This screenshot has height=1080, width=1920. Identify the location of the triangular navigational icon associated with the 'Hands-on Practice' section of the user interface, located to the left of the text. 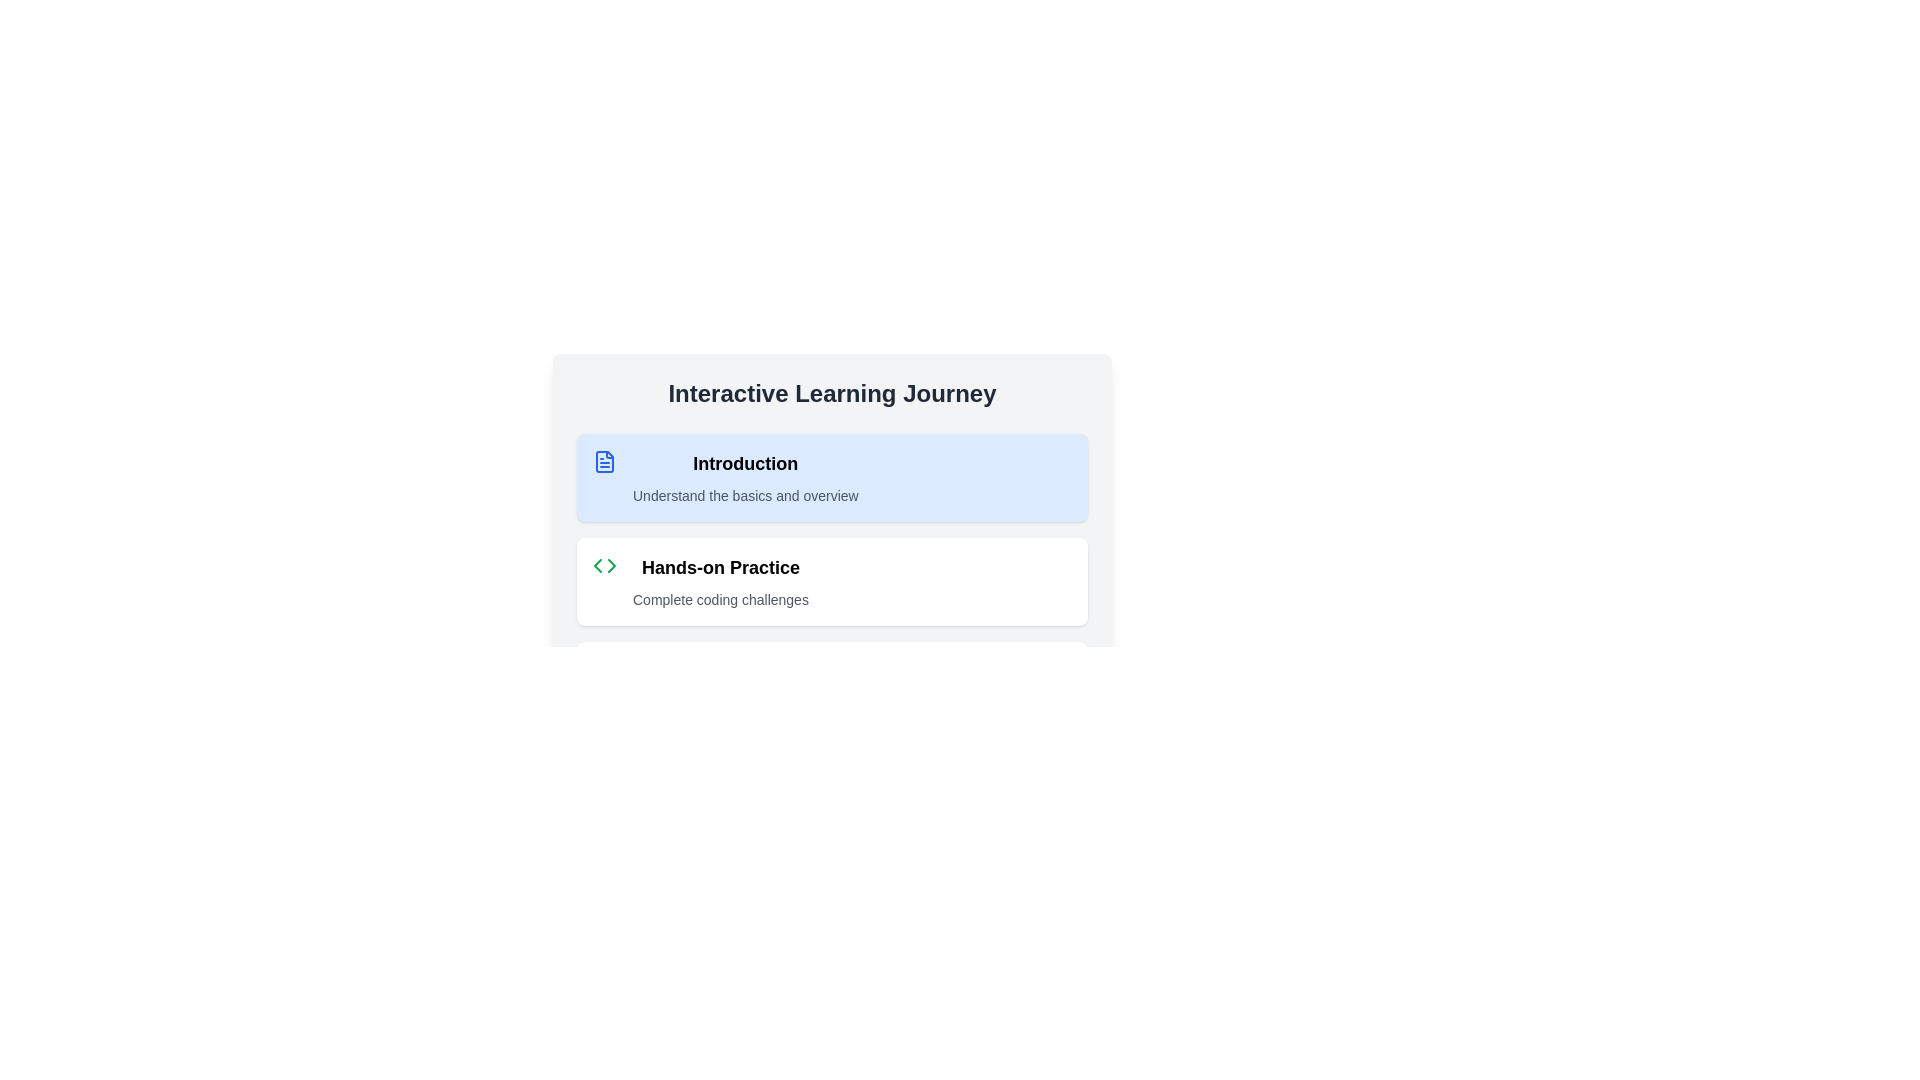
(610, 566).